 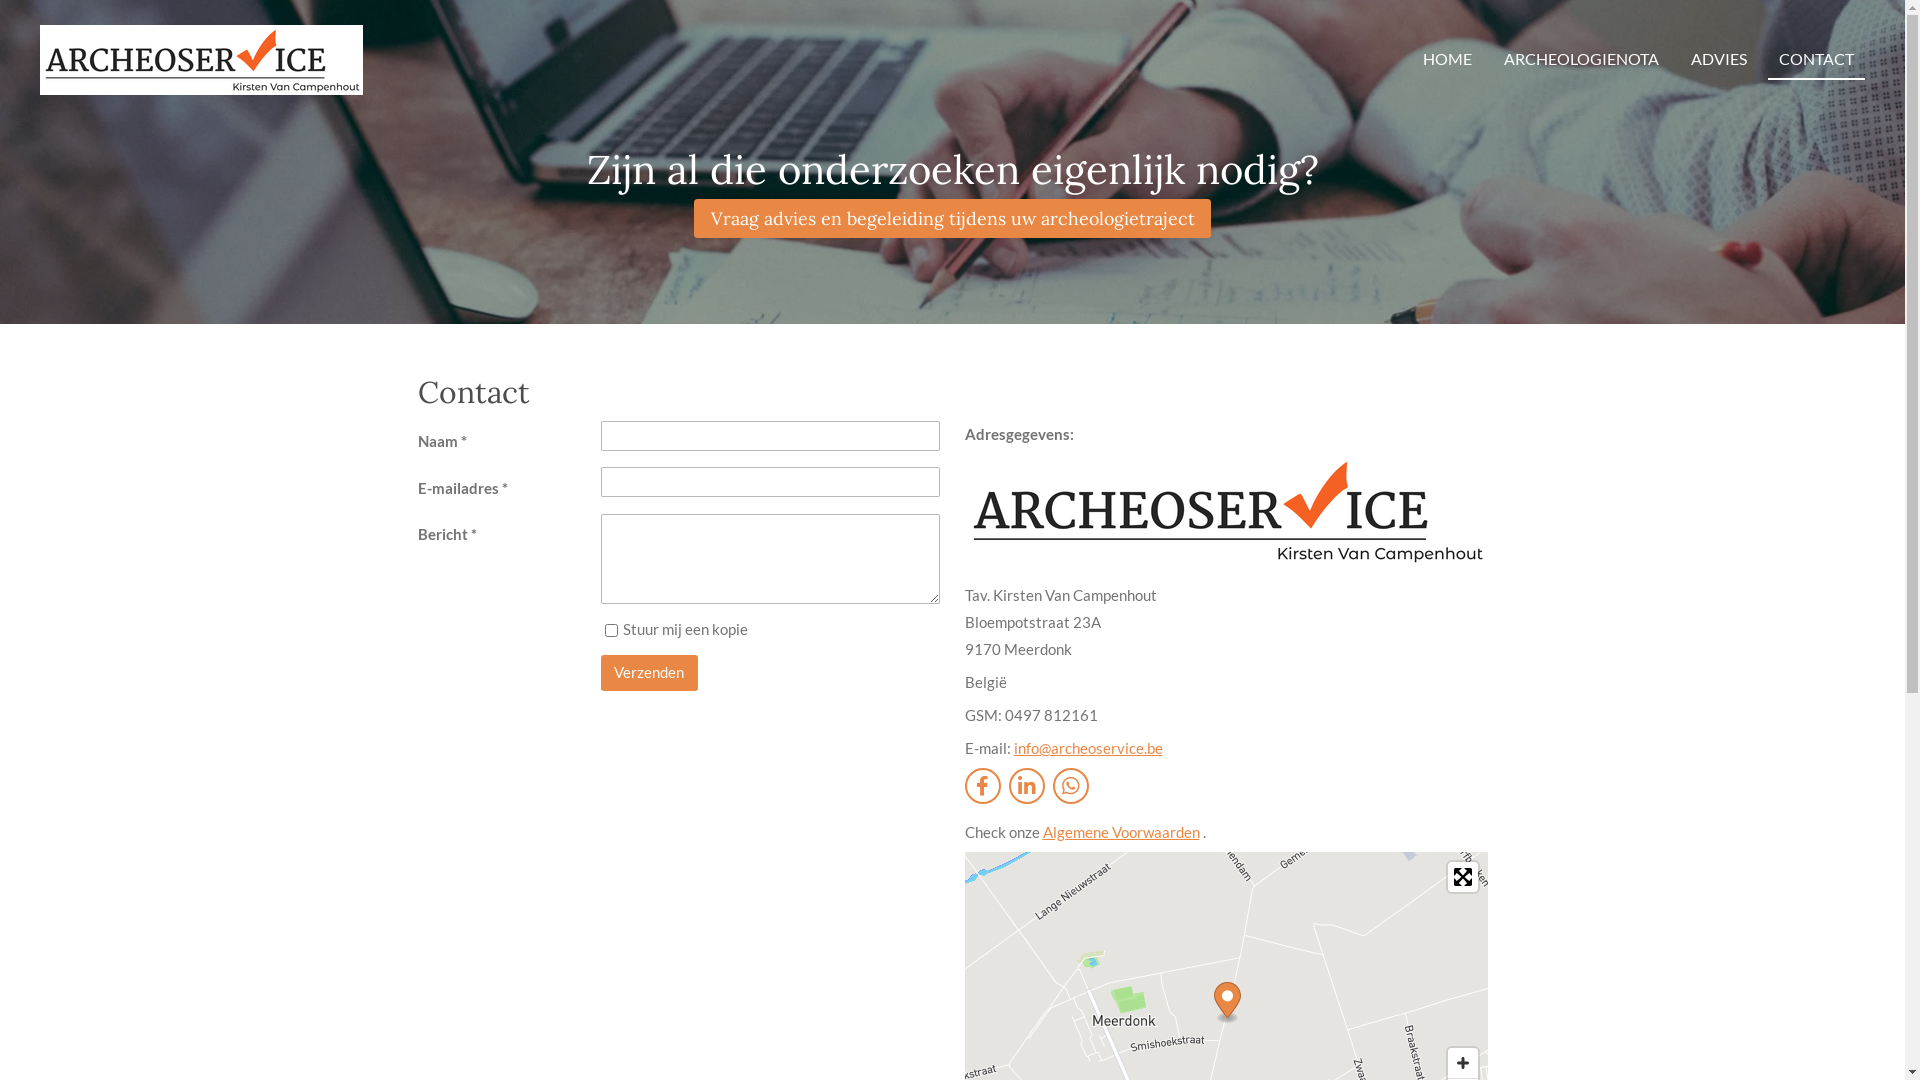 I want to click on 'Archeoservice Archeologienota', so click(x=39, y=59).